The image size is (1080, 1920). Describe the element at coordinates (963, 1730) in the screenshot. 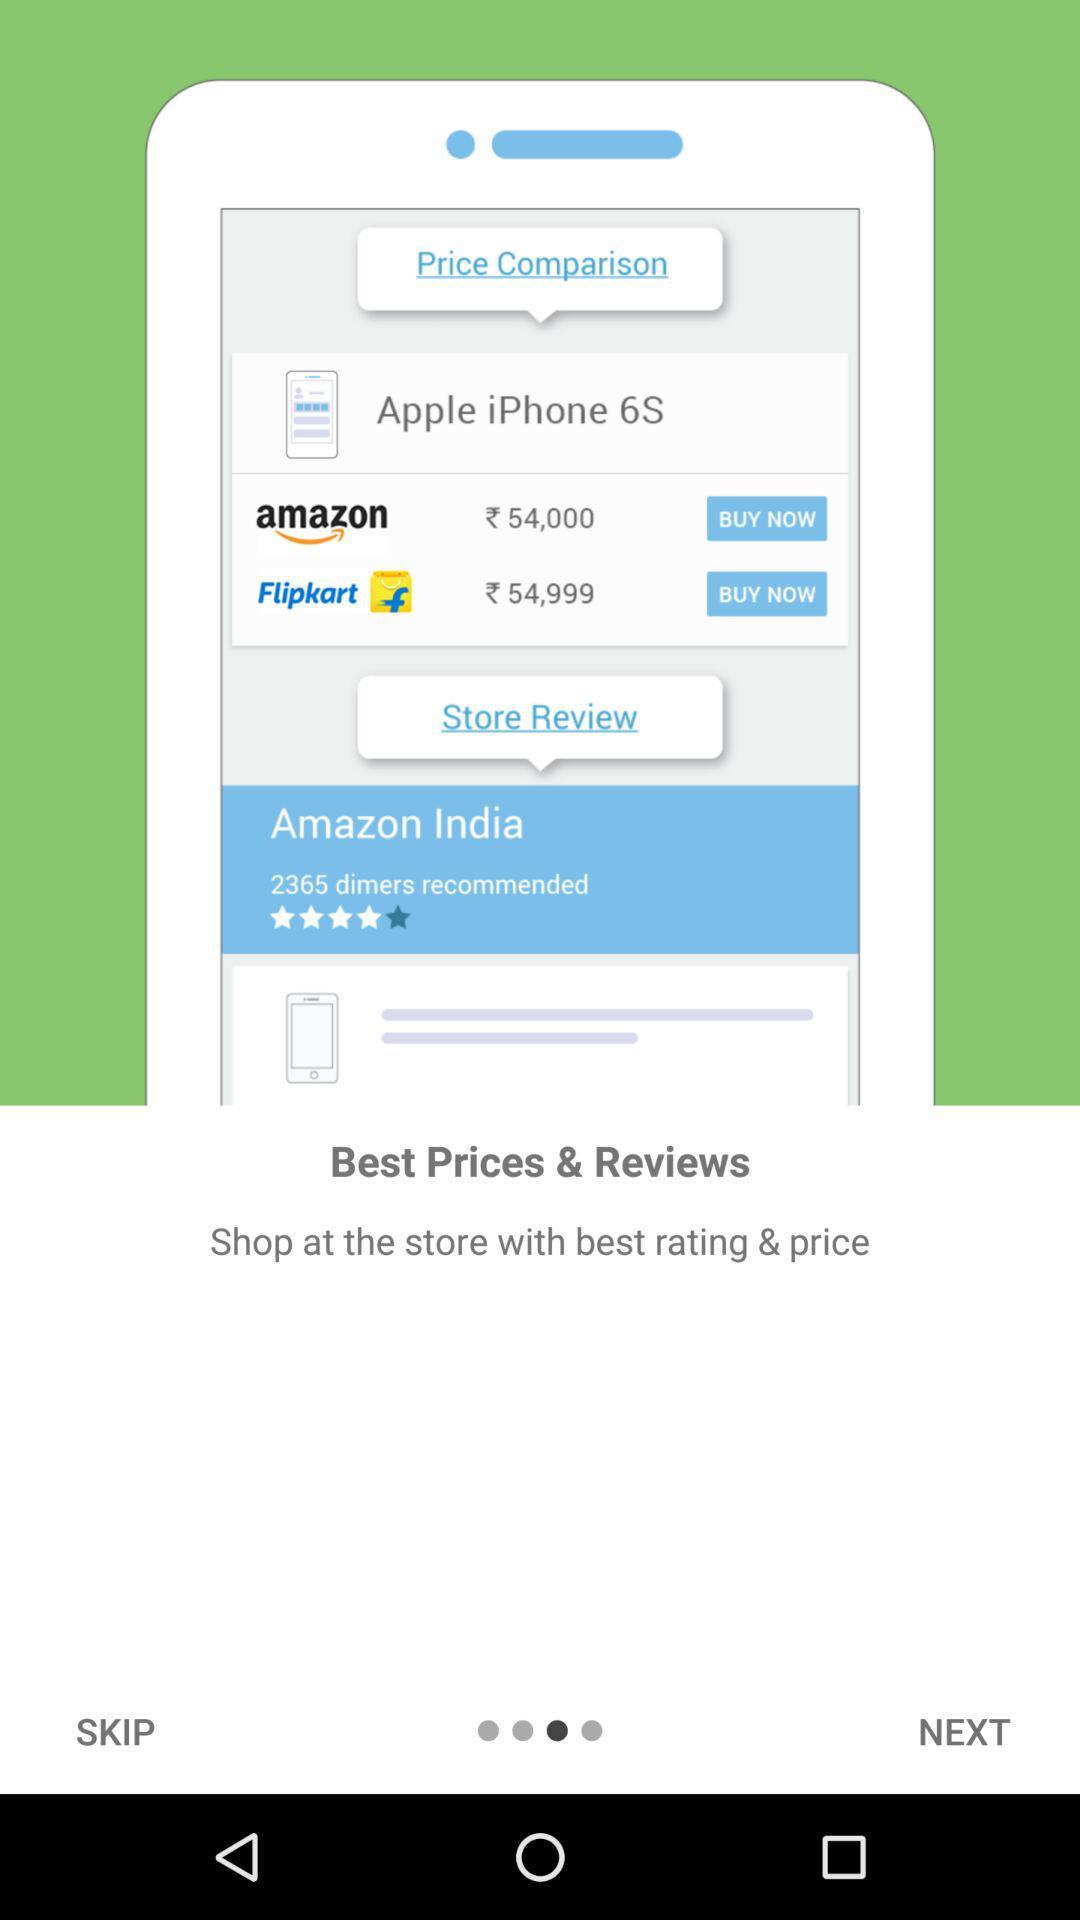

I see `the icon below the shop at the` at that location.